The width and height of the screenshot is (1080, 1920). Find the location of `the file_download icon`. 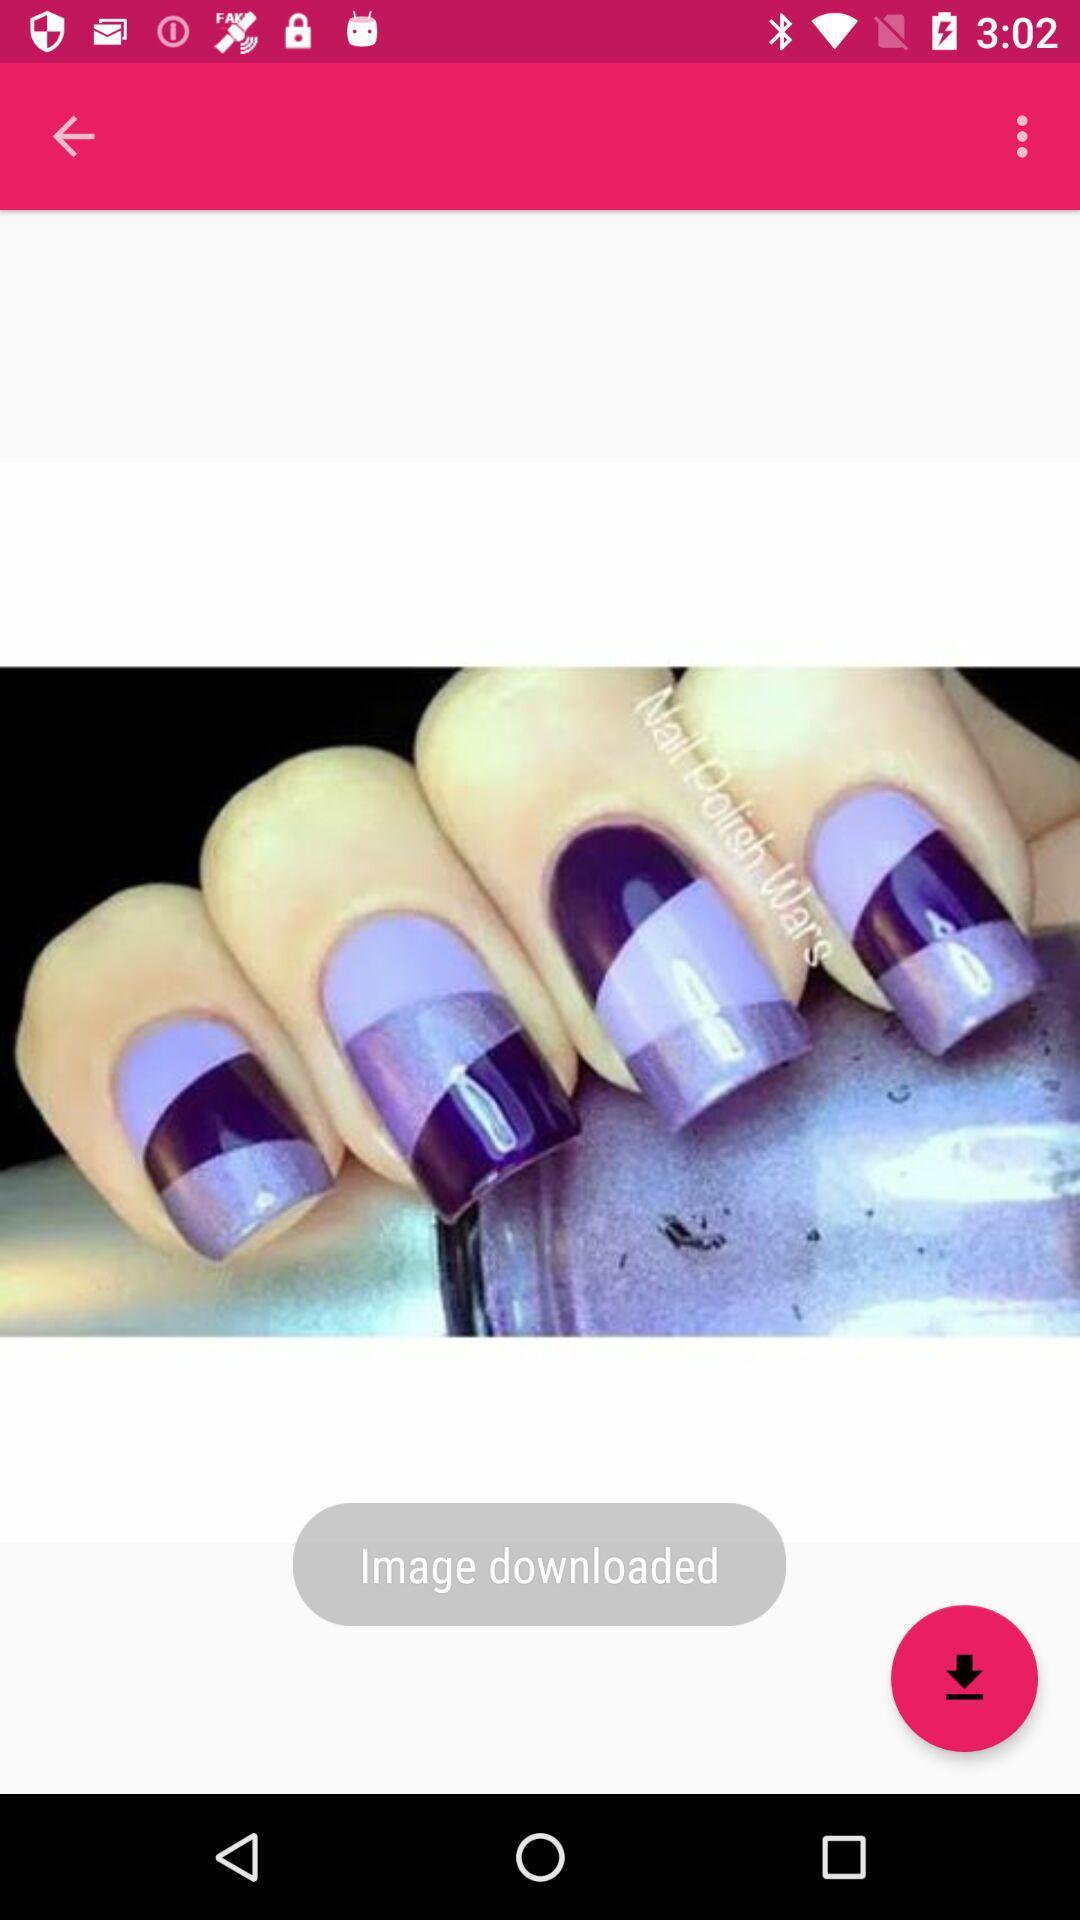

the file_download icon is located at coordinates (963, 1678).